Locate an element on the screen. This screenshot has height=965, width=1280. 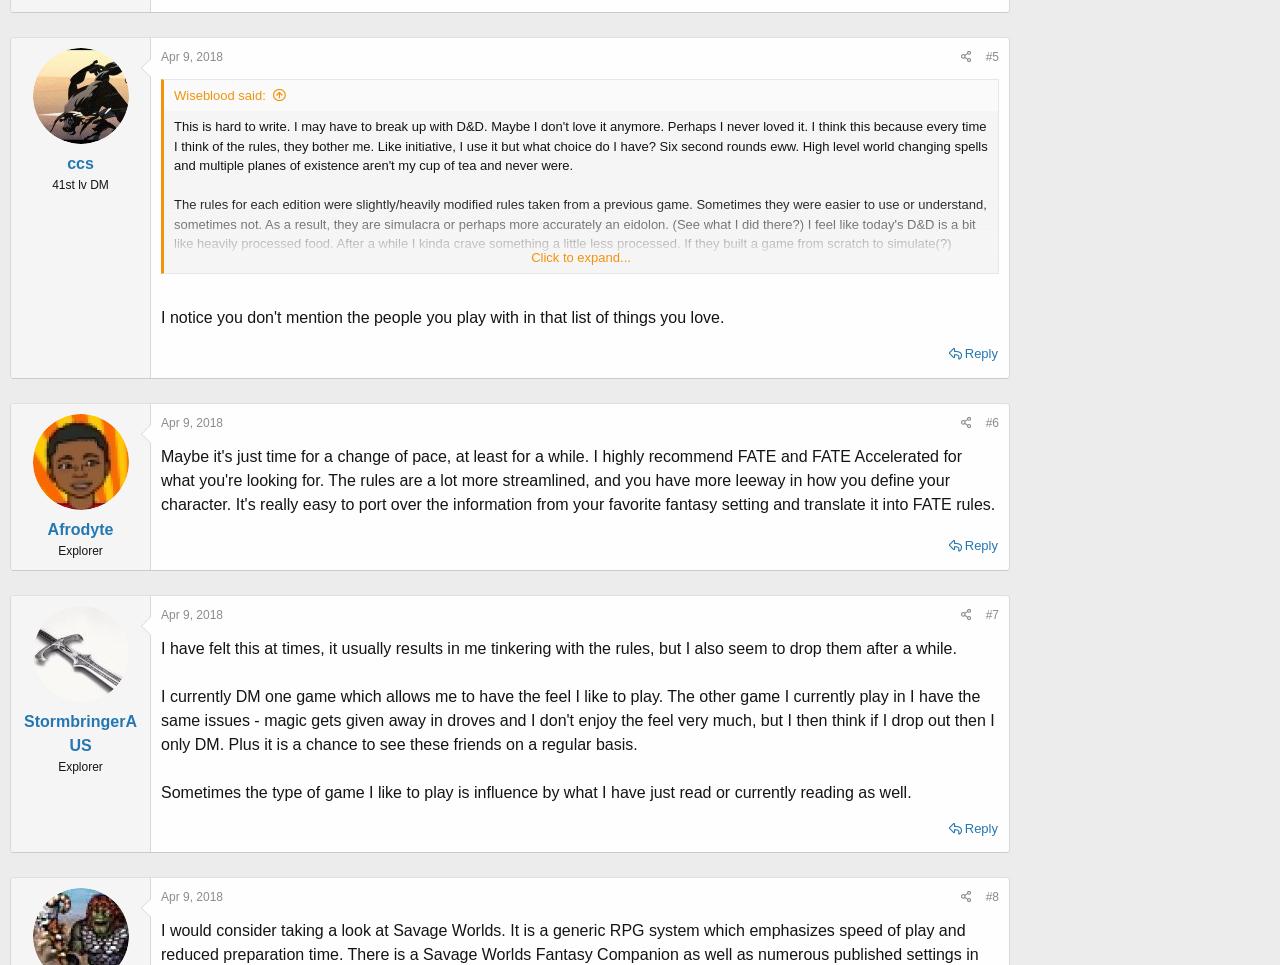
'Solving puzzles and riddles' is located at coordinates (251, 418).